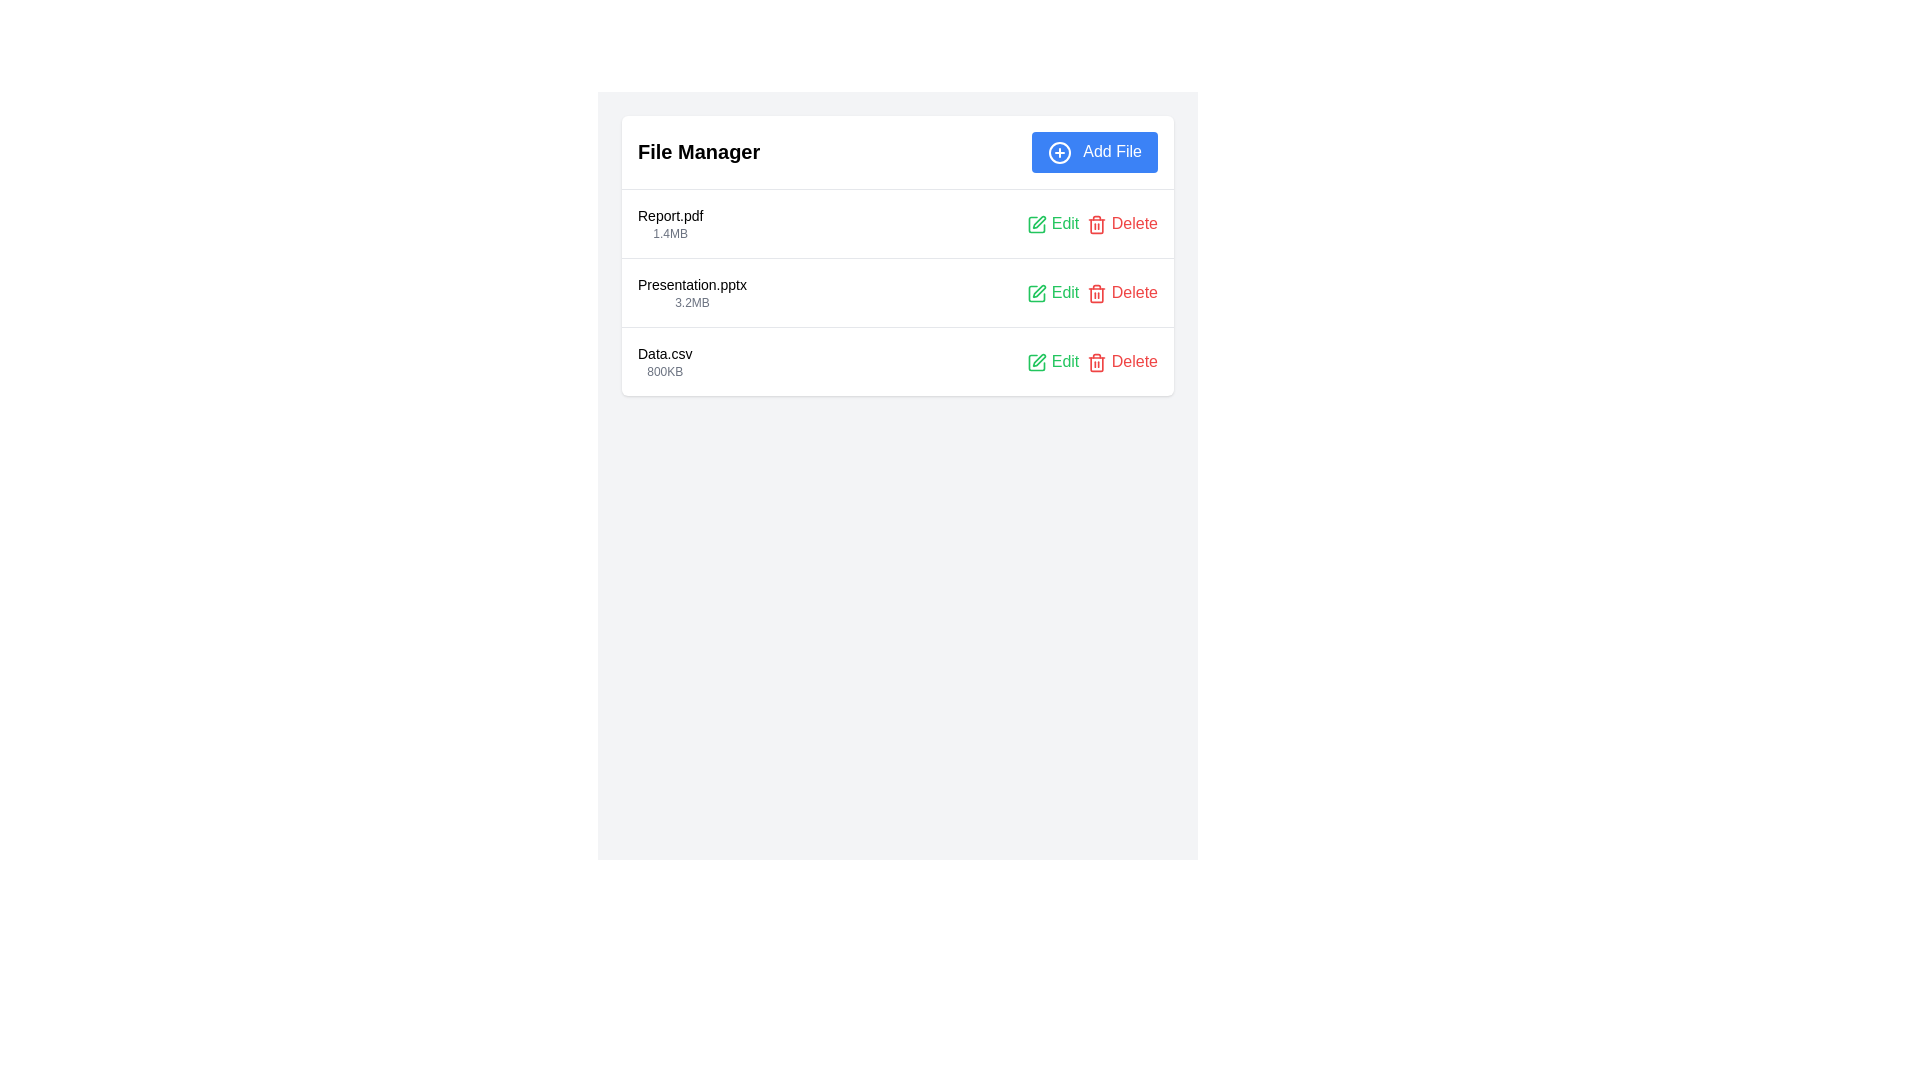 The height and width of the screenshot is (1080, 1920). What do you see at coordinates (670, 232) in the screenshot?
I see `the static text label displaying the file size '1.4MB' associated with 'Report.pdf', located in the first row of the file listing interface` at bounding box center [670, 232].